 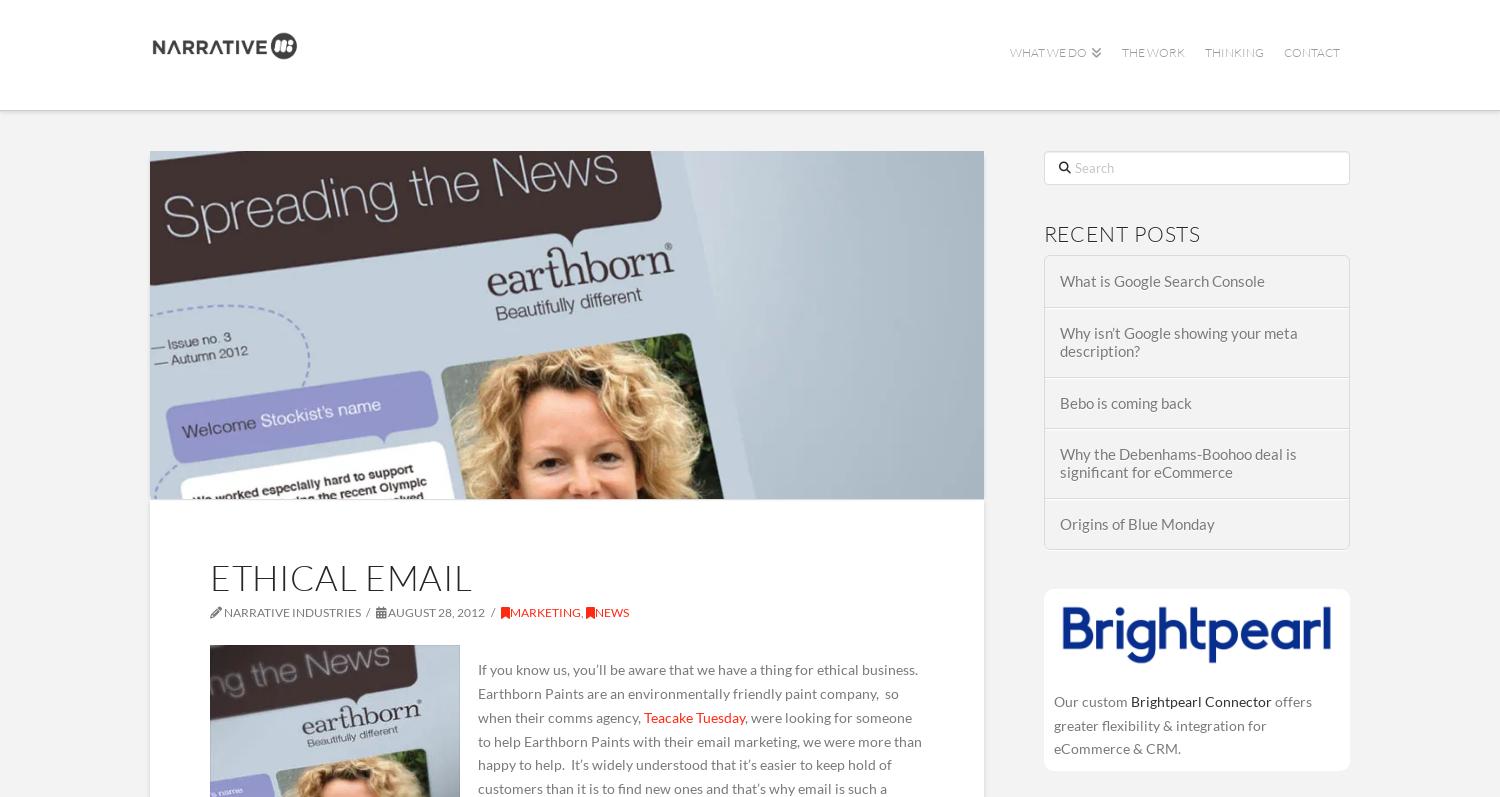 I want to click on 'Recent Posts', so click(x=1121, y=232).